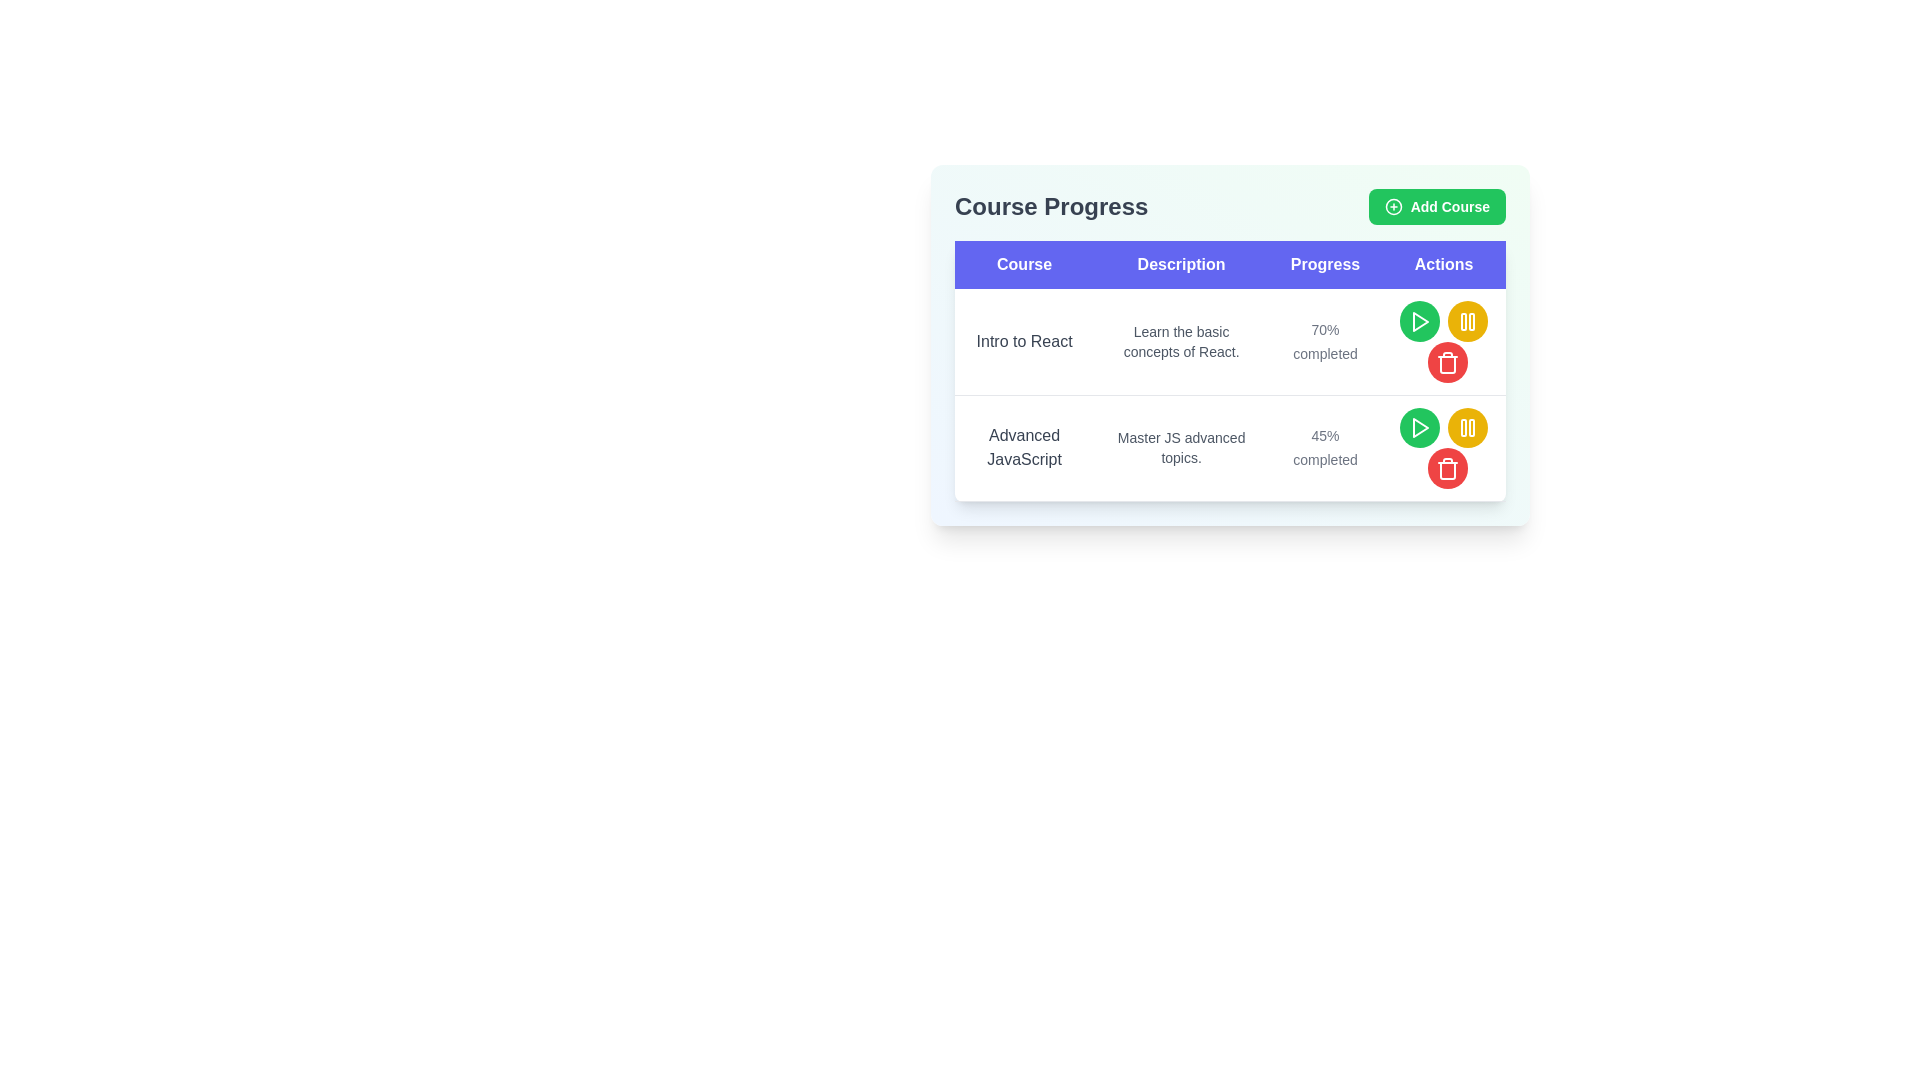  I want to click on the play icon located in the 'Actions' column of the second row in the table, so click(1419, 427).